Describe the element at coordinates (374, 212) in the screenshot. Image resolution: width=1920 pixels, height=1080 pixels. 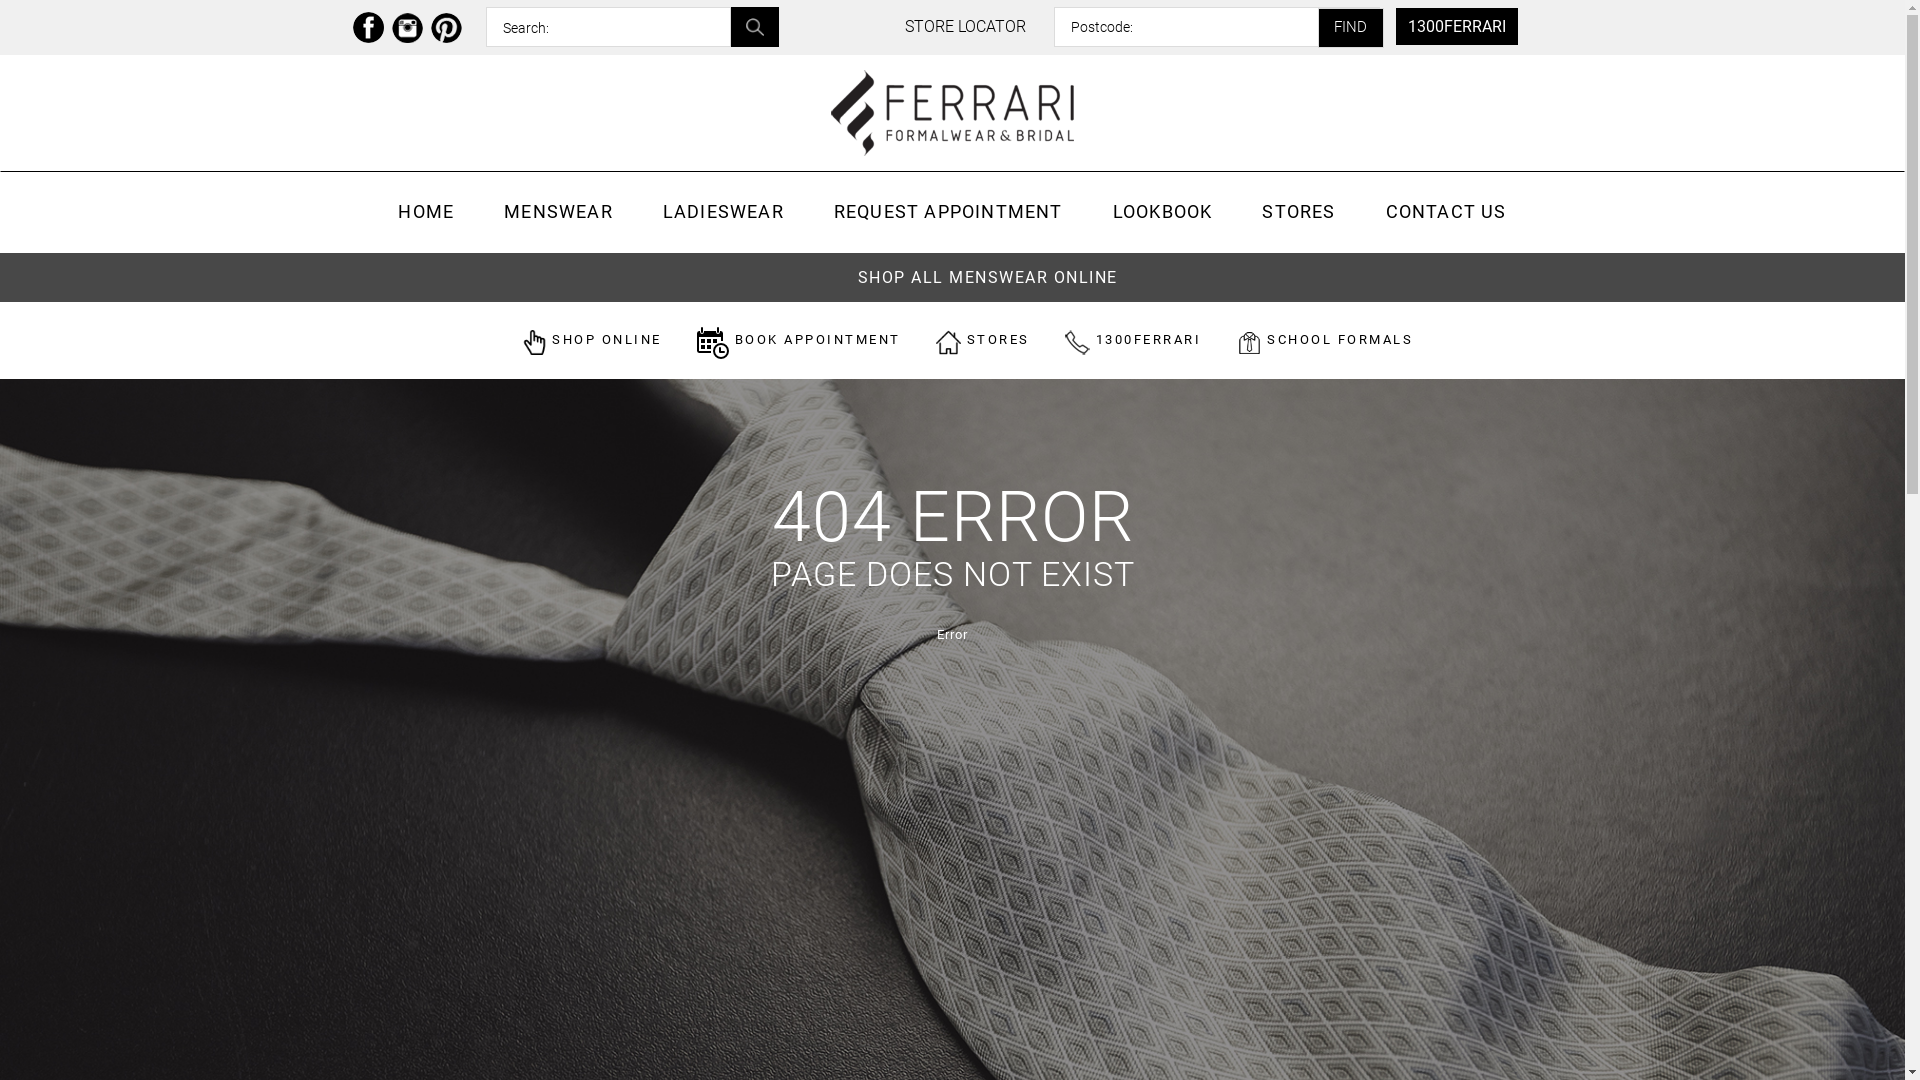
I see `'HOME'` at that location.